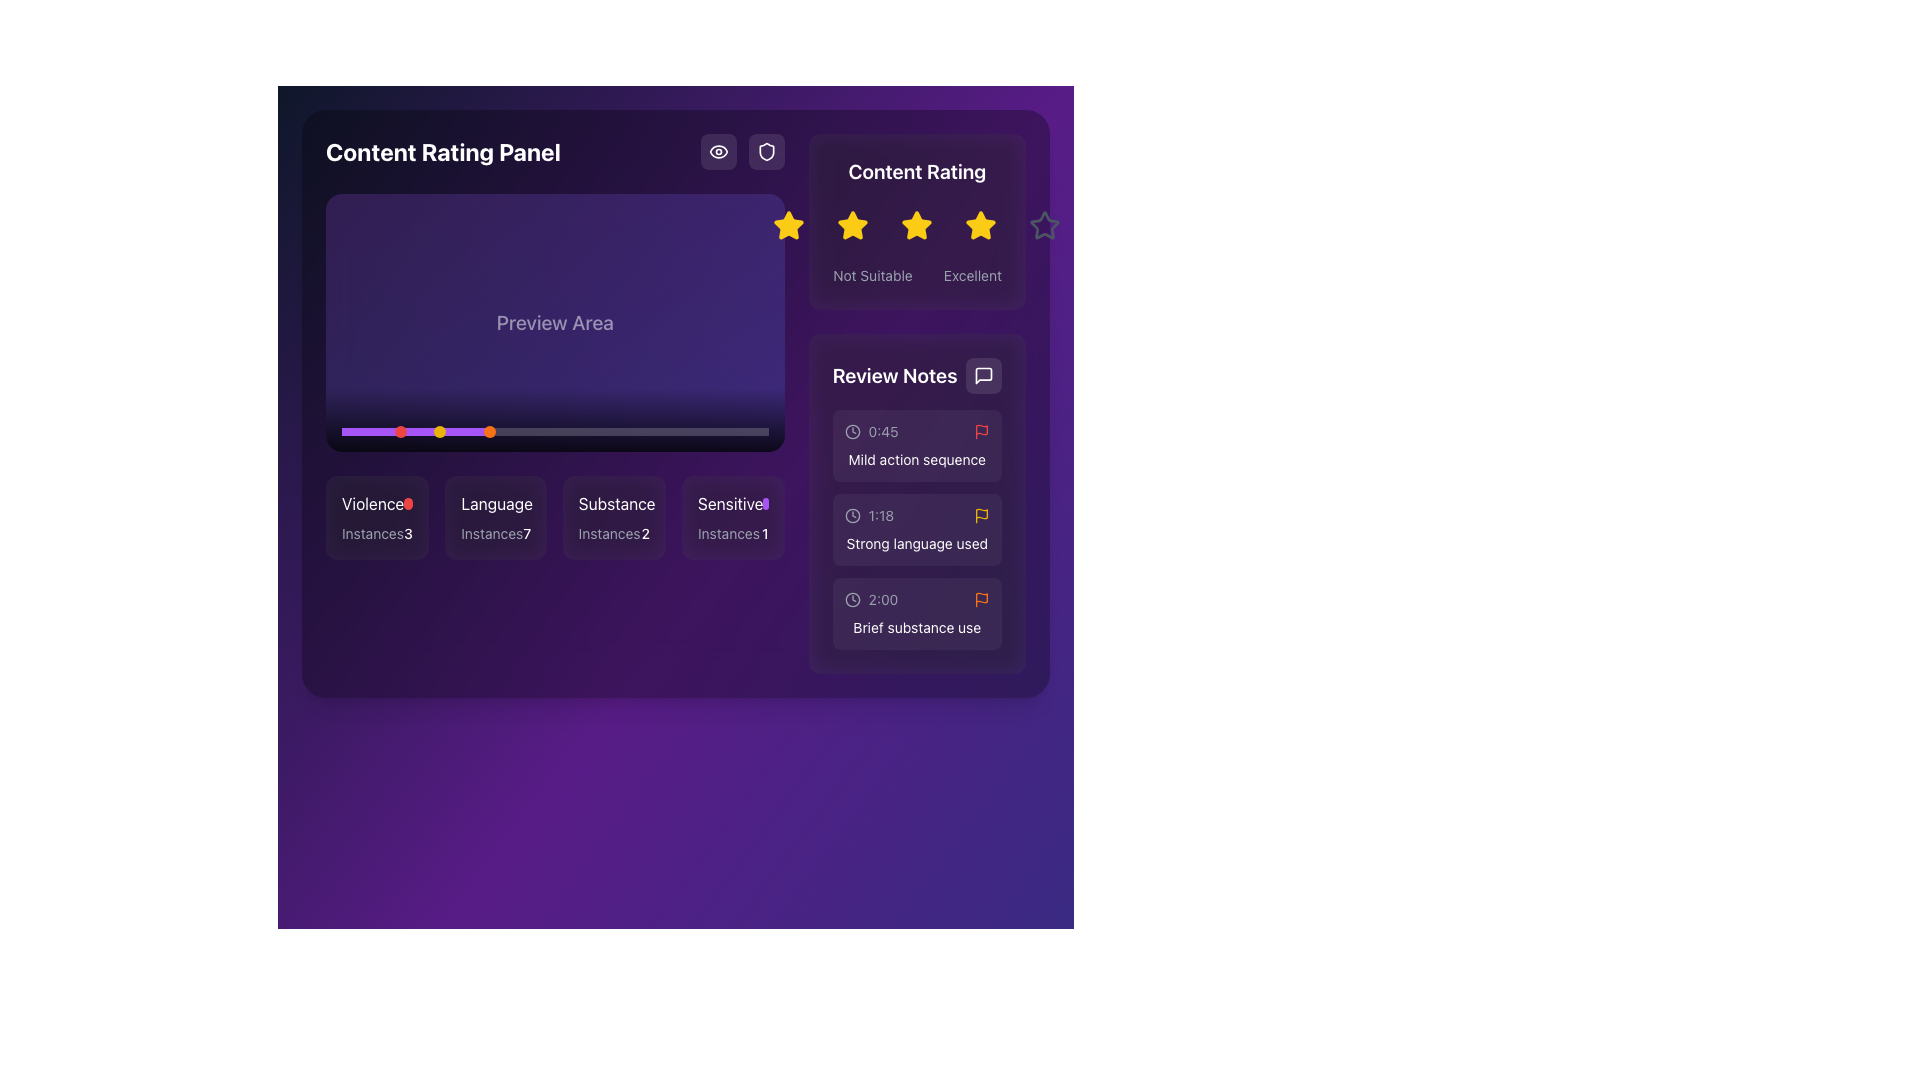 This screenshot has height=1080, width=1920. Describe the element at coordinates (916, 459) in the screenshot. I see `the text label displaying 'Mild action sequence' in the 'Review Notes' section, located between the time indicator '0:45' and the flag icon` at that location.